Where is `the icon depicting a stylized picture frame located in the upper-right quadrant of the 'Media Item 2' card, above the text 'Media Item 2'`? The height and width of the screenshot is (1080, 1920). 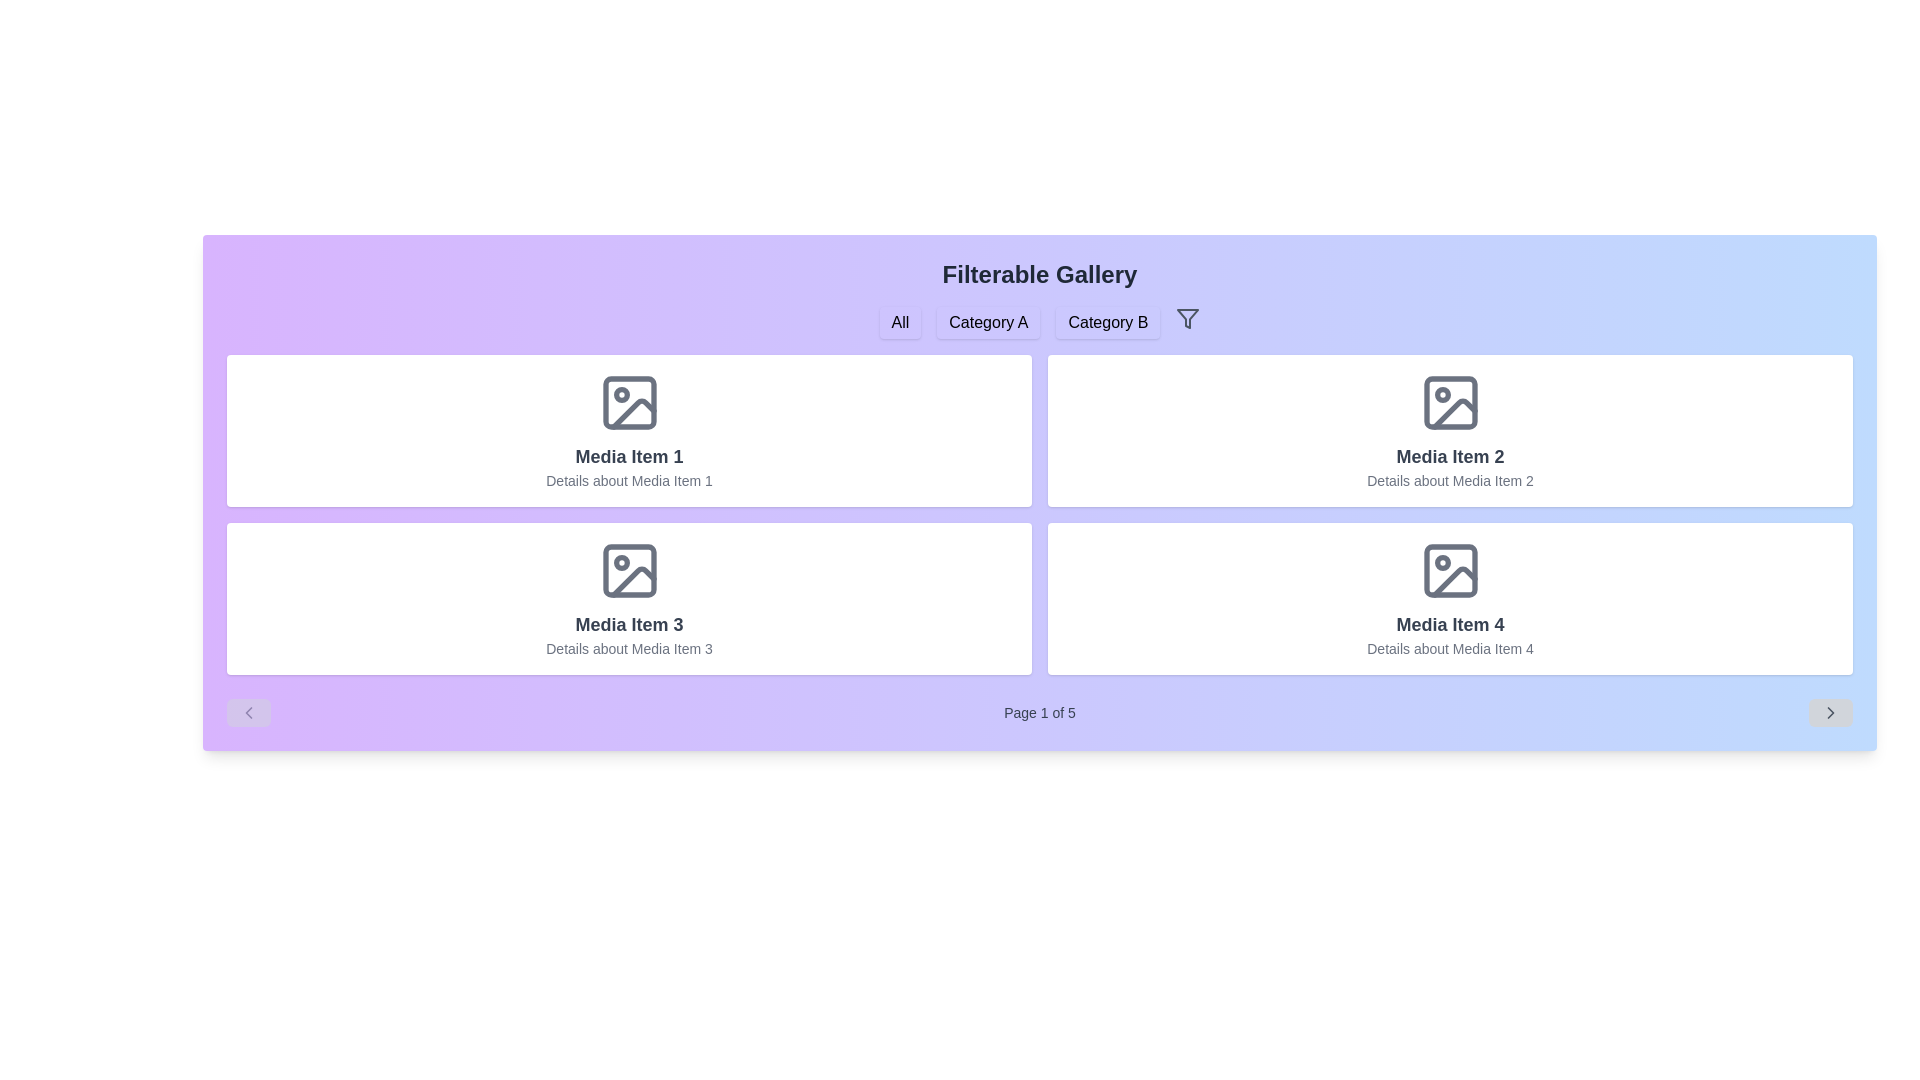 the icon depicting a stylized picture frame located in the upper-right quadrant of the 'Media Item 2' card, above the text 'Media Item 2' is located at coordinates (1450, 402).